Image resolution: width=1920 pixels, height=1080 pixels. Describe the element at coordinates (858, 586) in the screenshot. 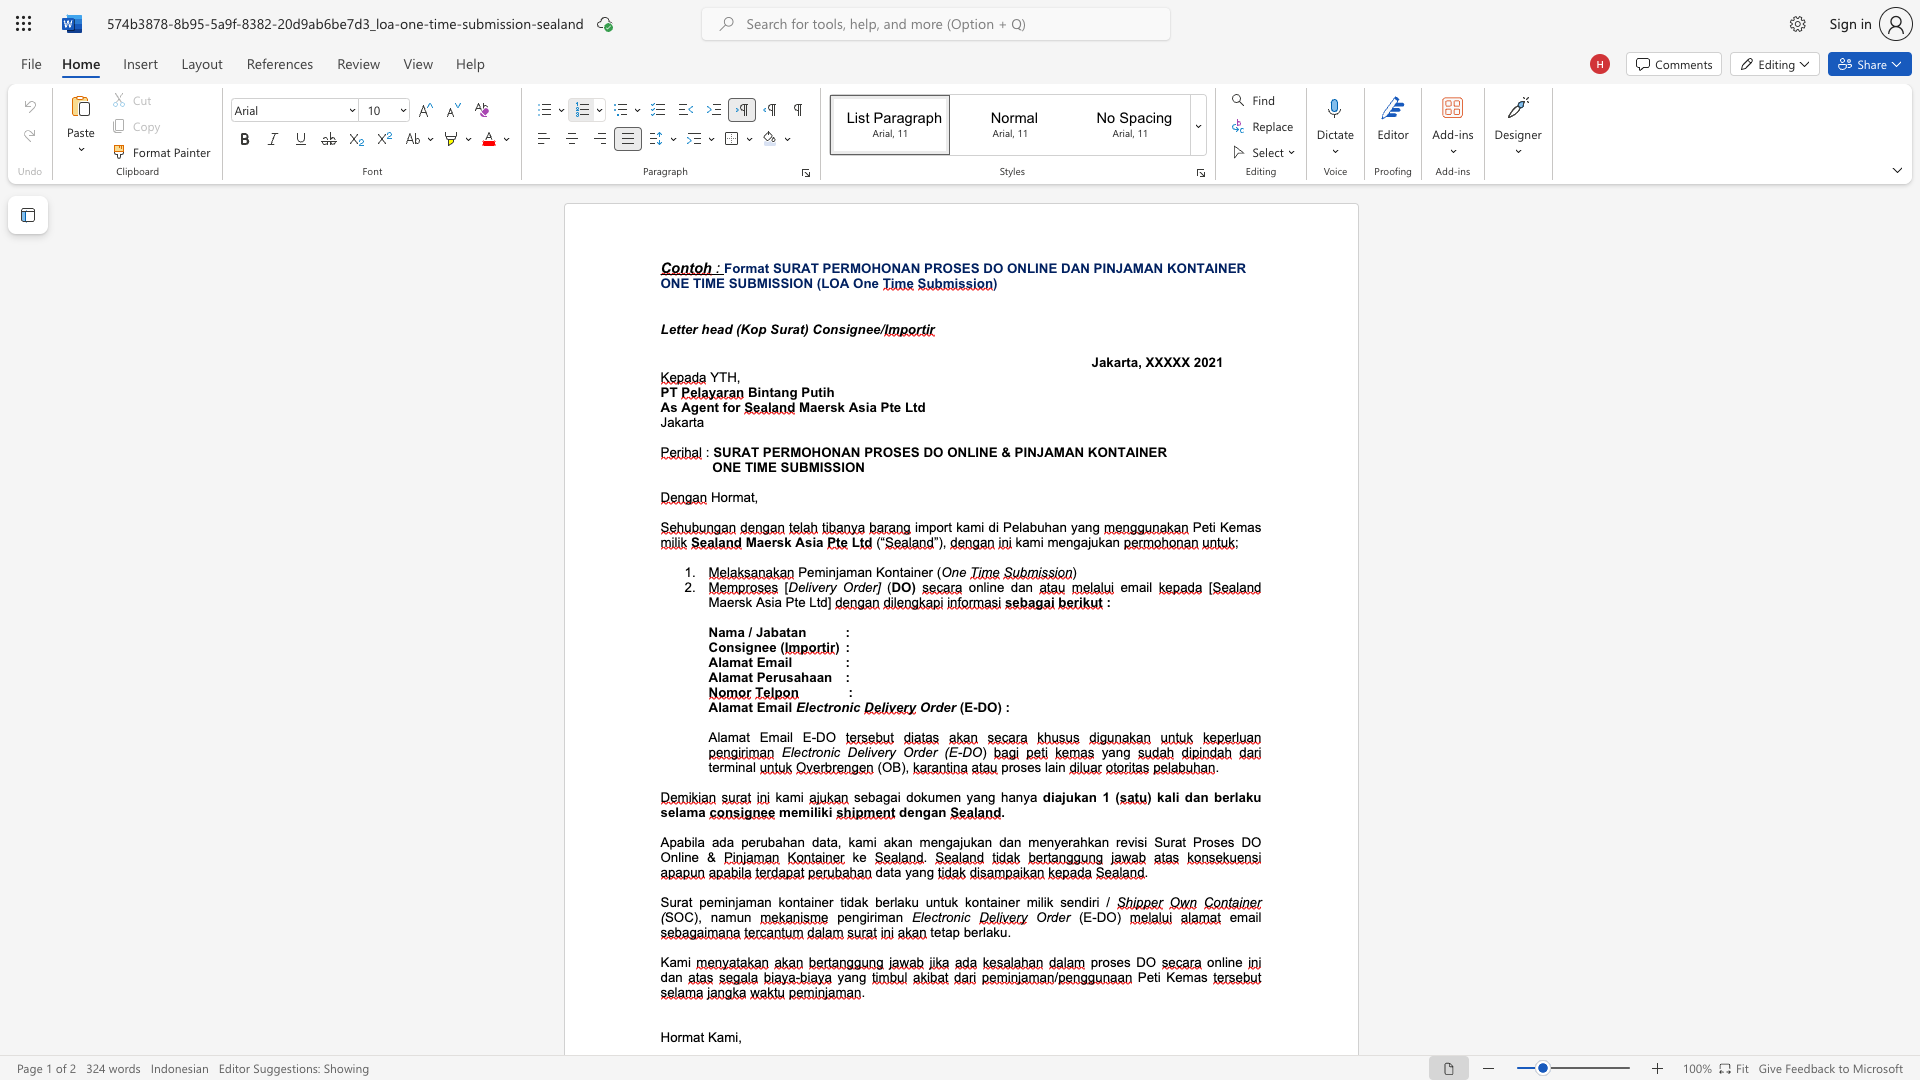

I see `the space between the continuous character "r" and "d" in the text` at that location.